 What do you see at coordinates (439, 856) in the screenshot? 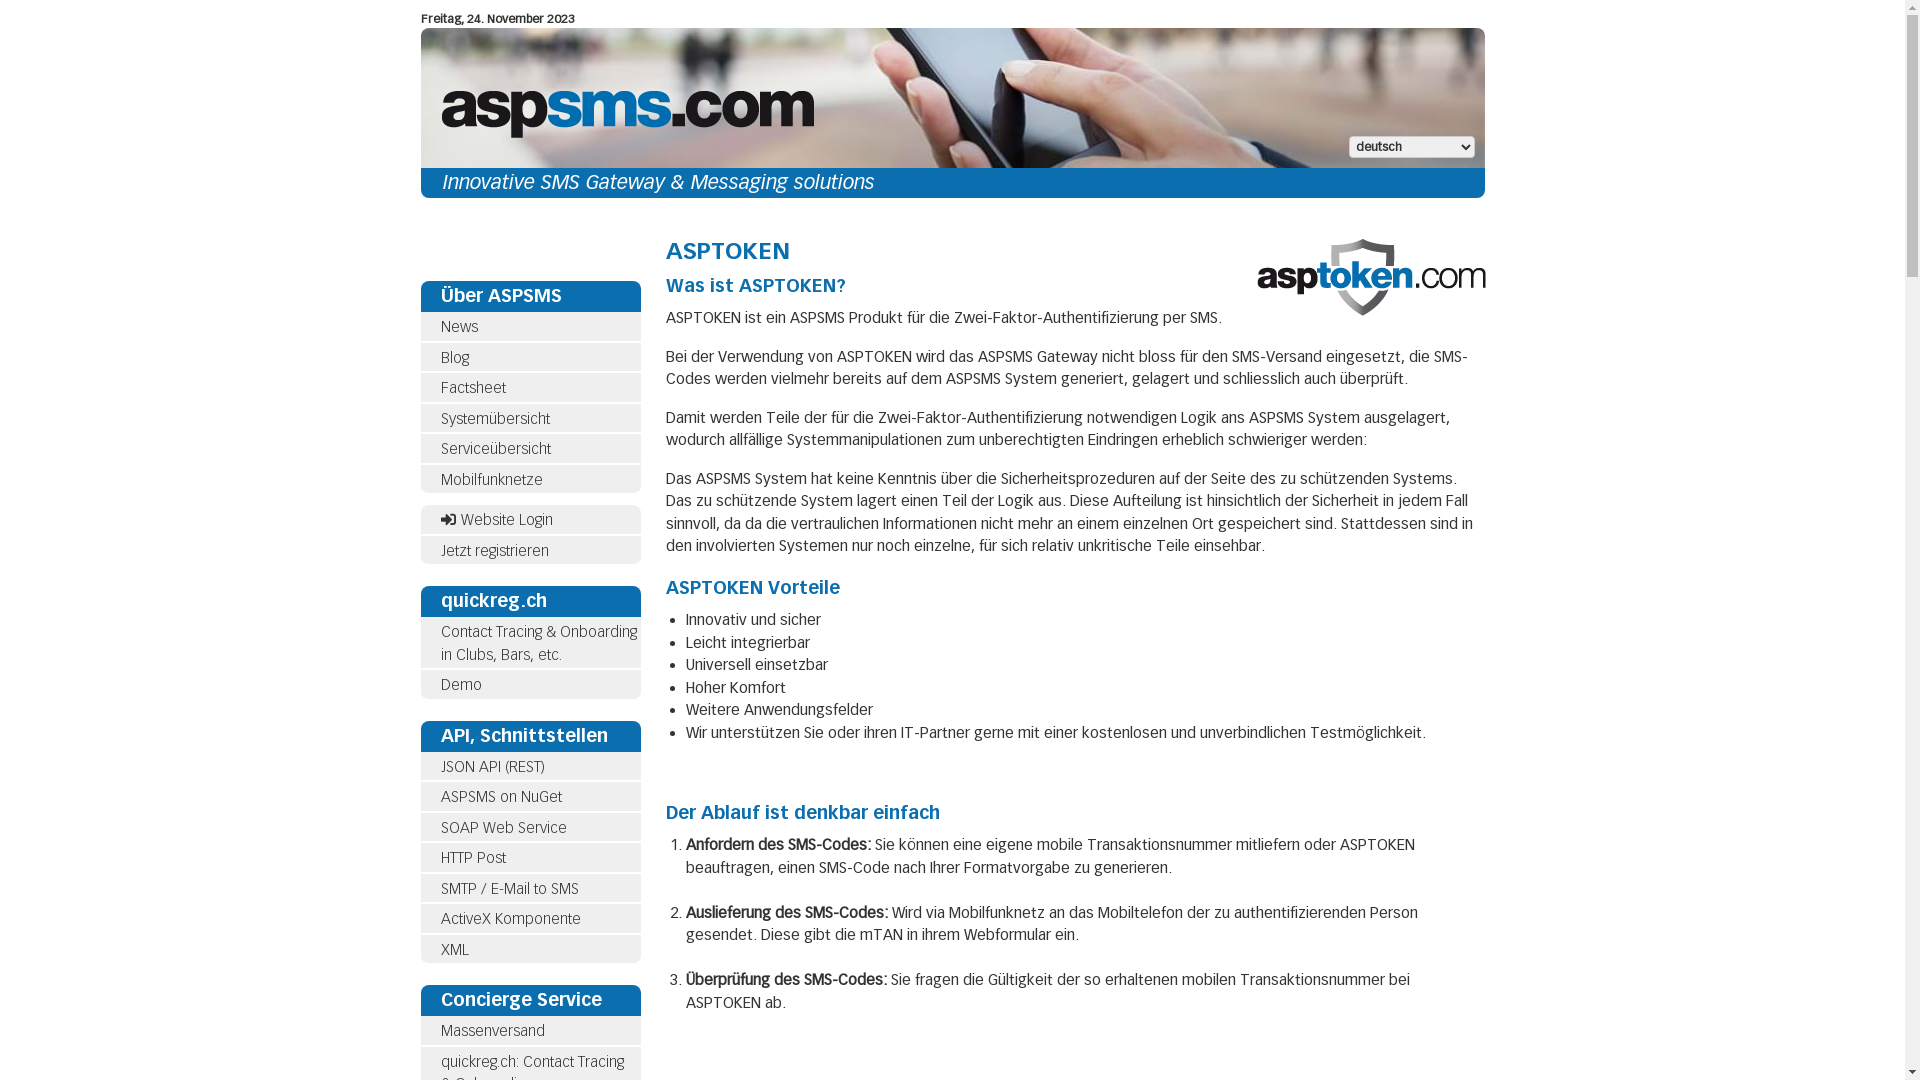
I see `'HTTP Post'` at bounding box center [439, 856].